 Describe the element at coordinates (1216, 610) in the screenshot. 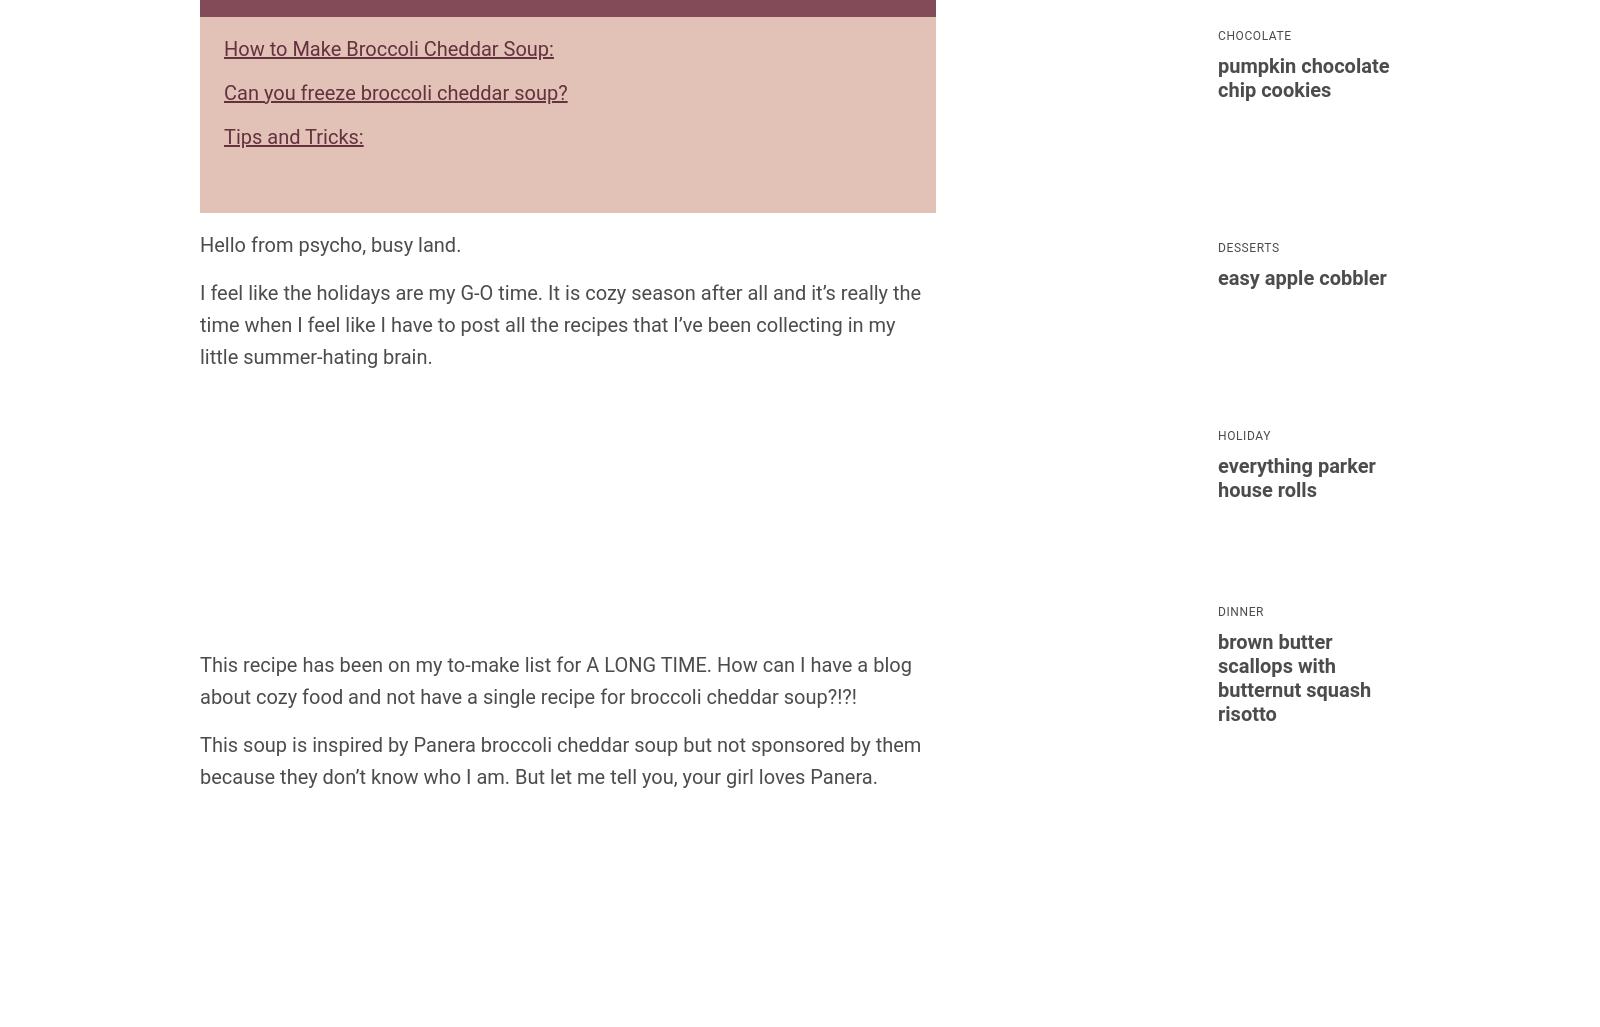

I see `'Dinner'` at that location.